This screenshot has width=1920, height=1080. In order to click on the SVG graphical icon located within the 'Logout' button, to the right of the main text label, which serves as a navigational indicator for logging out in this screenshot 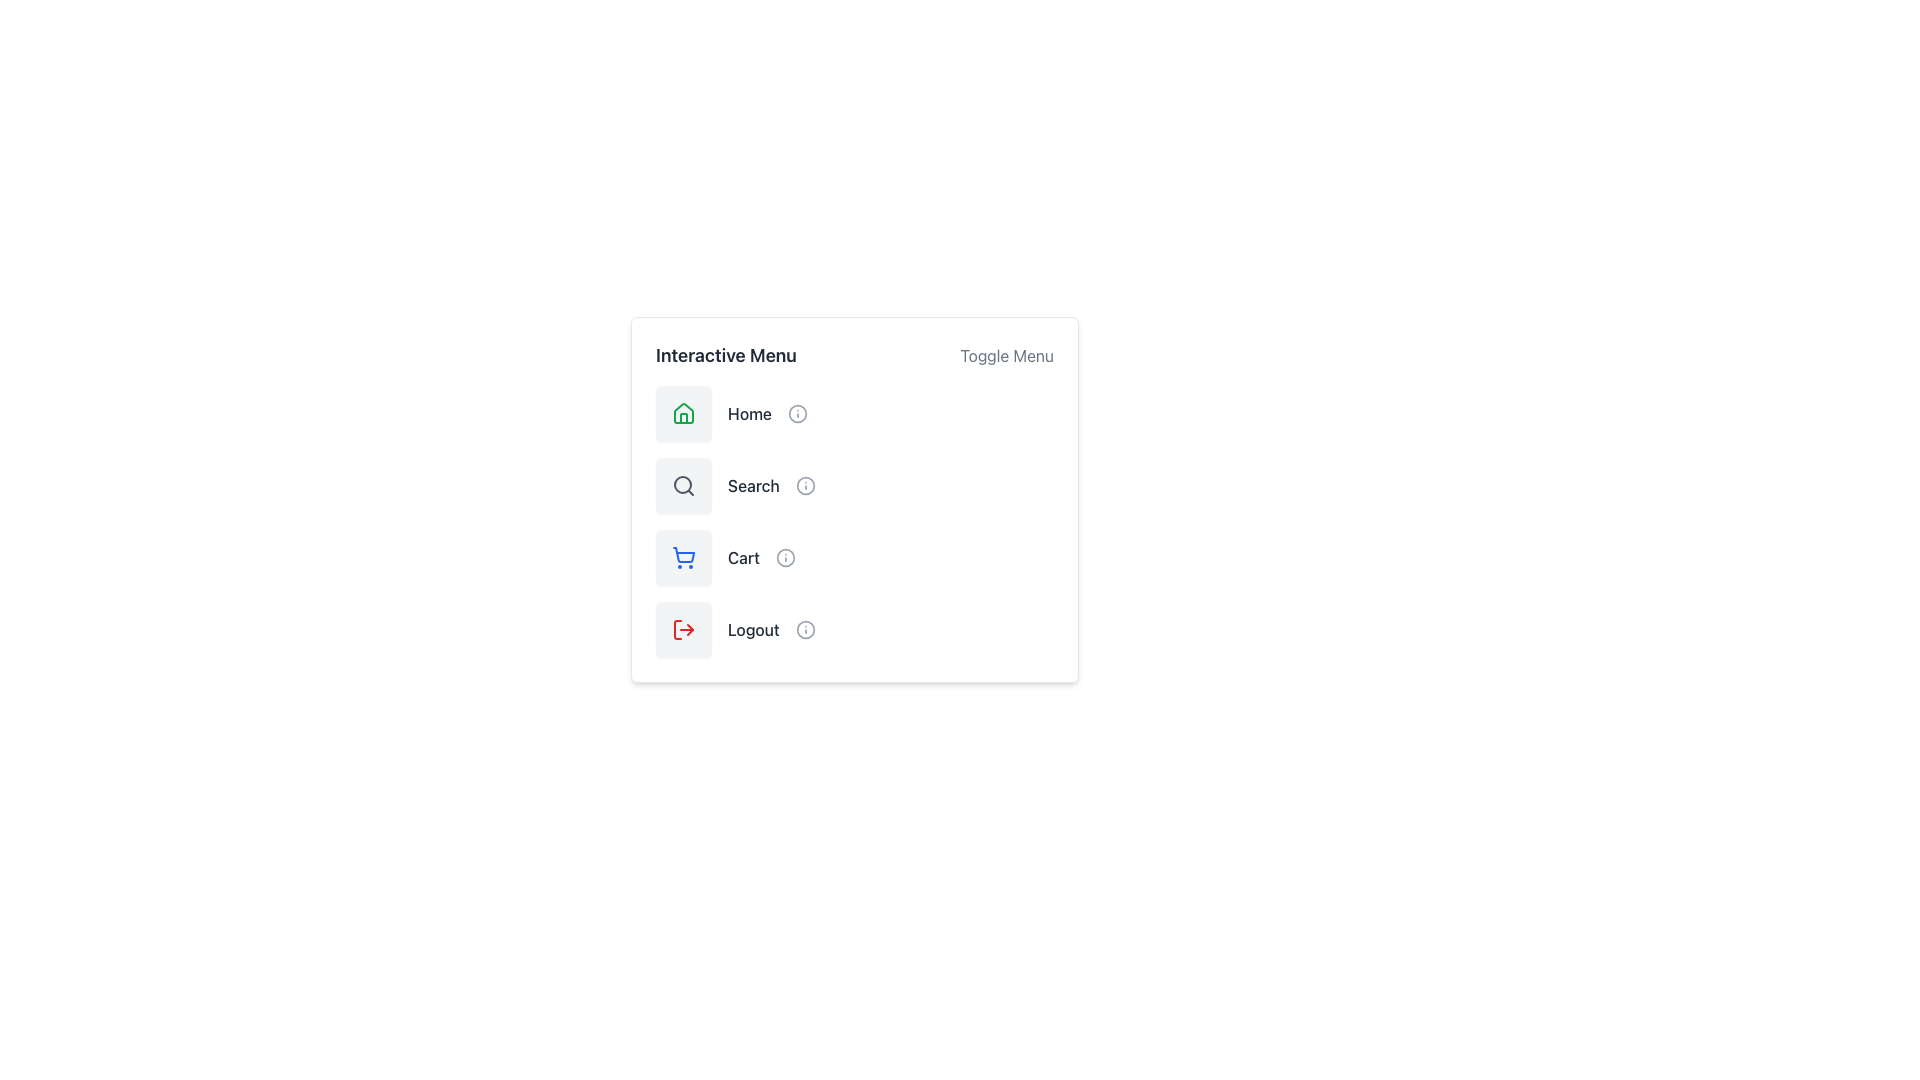, I will do `click(690, 628)`.